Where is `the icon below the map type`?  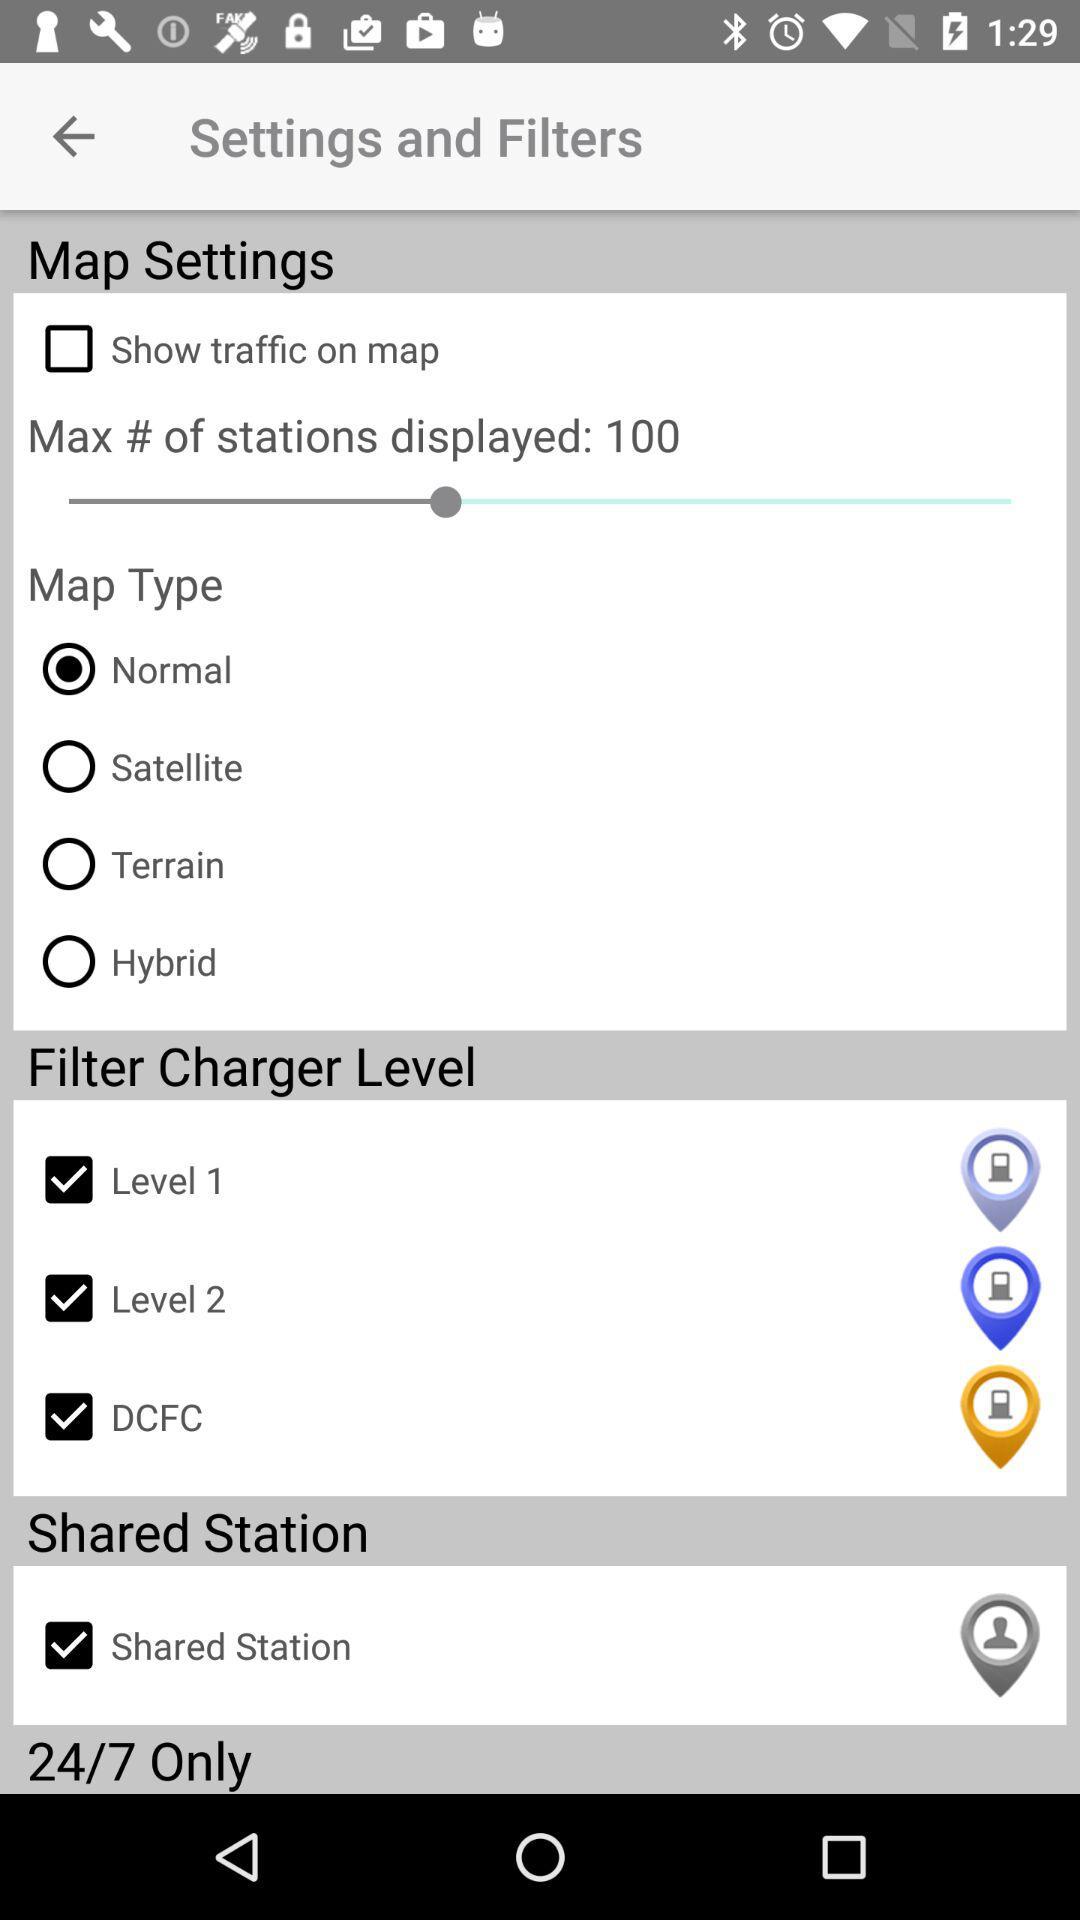 the icon below the map type is located at coordinates (129, 668).